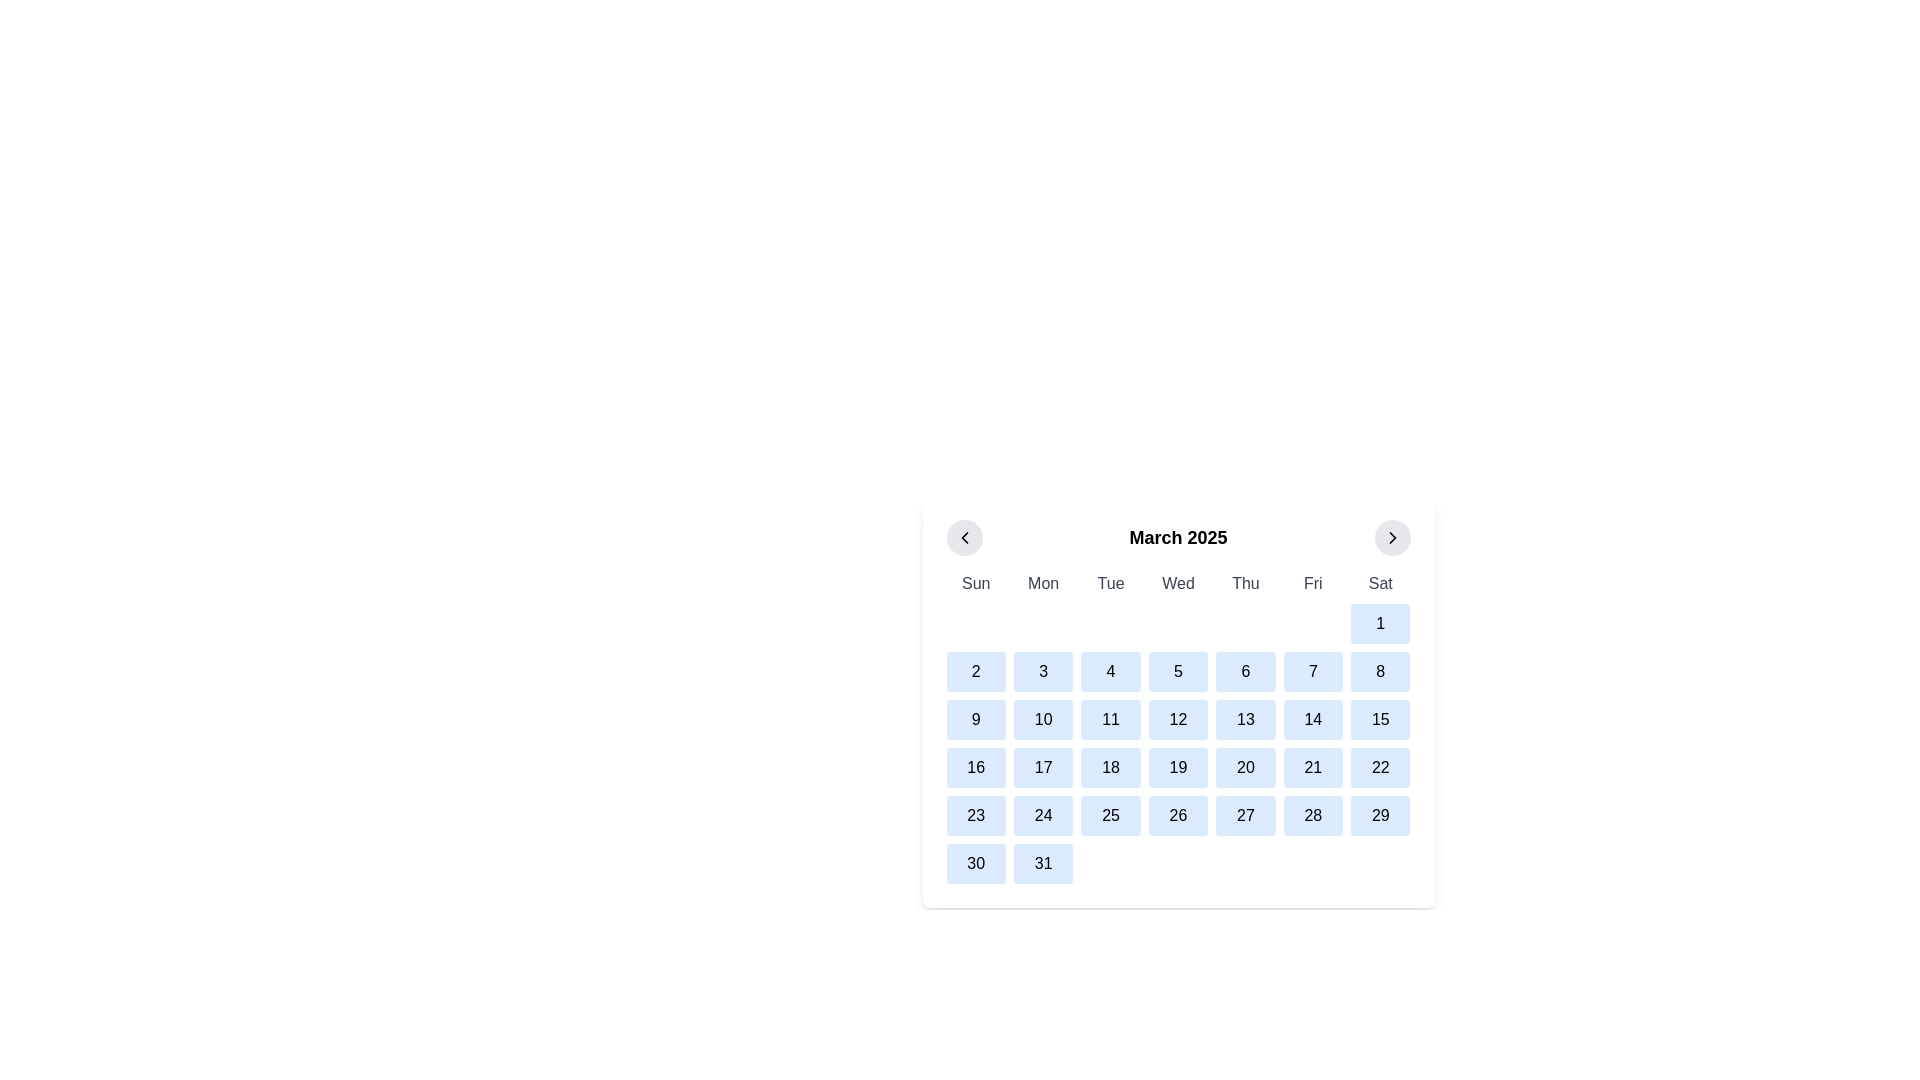 Image resolution: width=1920 pixels, height=1080 pixels. Describe the element at coordinates (1313, 671) in the screenshot. I see `the rectangular button with rounded edges, filled with light blue color, containing the number '7', which is located in the second row and seventh column of the visible calendar under 'Fri'` at that location.